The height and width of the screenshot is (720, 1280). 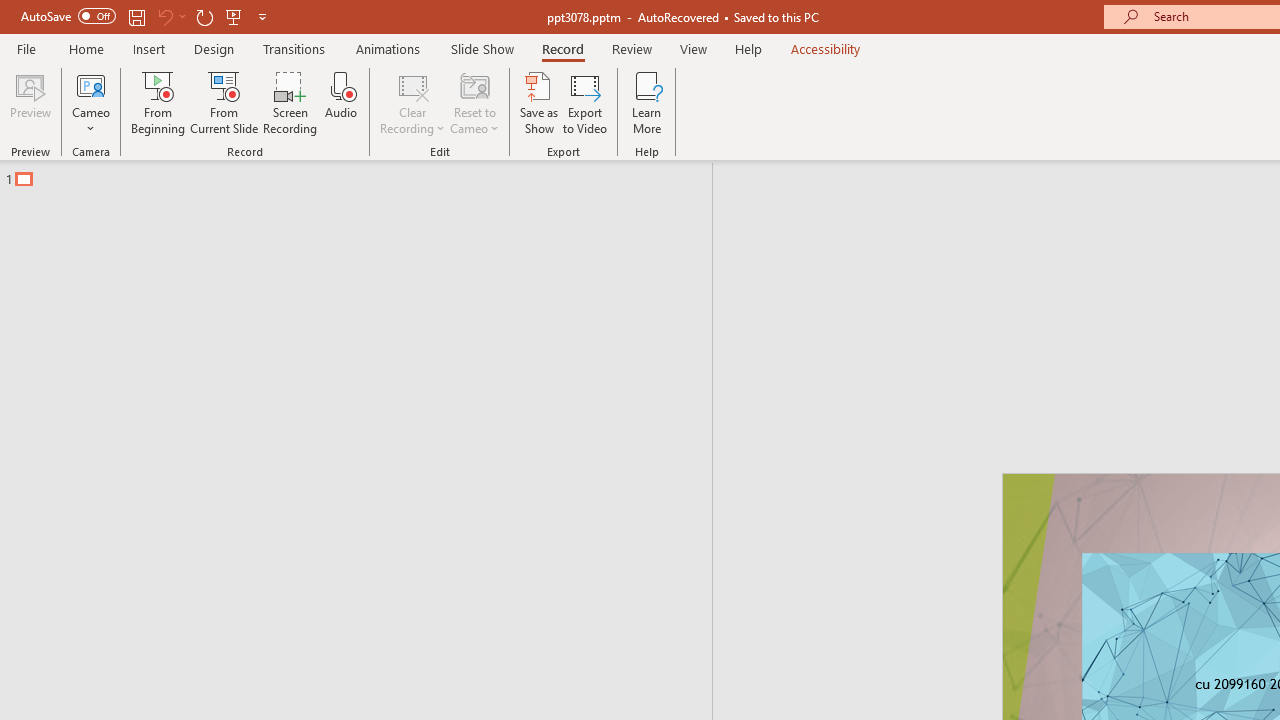 I want to click on 'Save as Show', so click(x=539, y=103).